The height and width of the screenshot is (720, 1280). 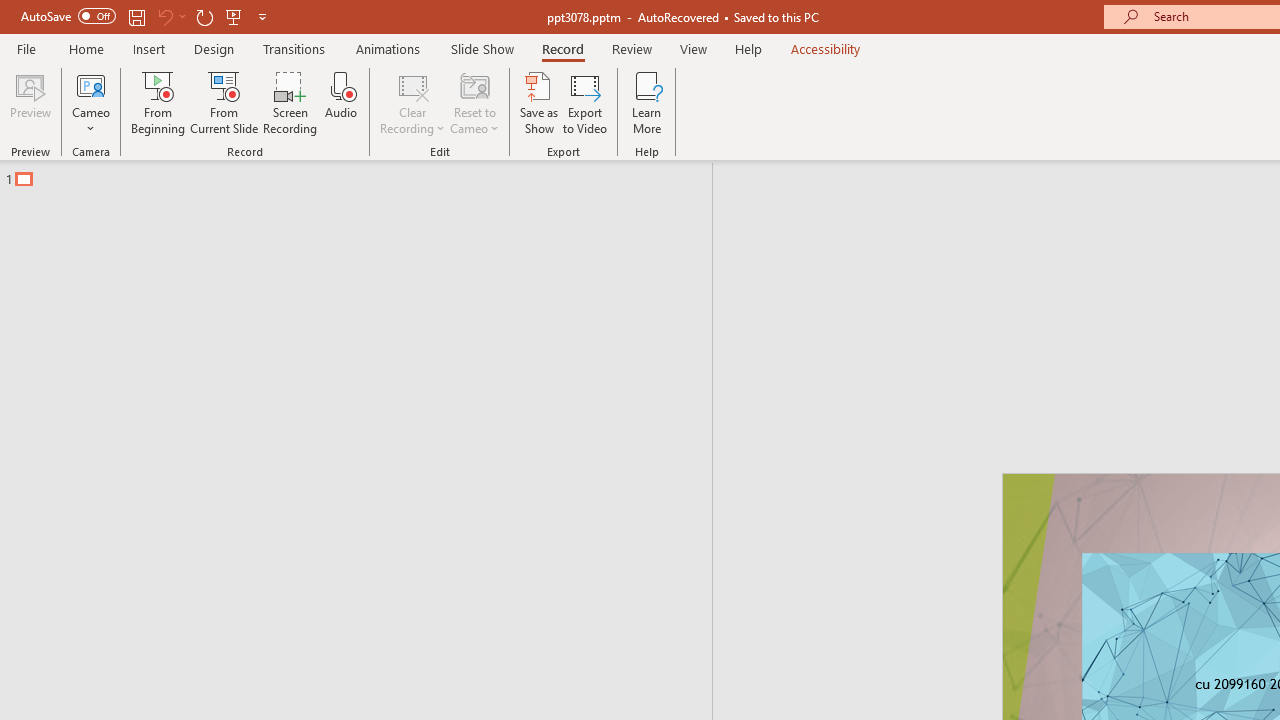 I want to click on 'Save as Show', so click(x=539, y=103).